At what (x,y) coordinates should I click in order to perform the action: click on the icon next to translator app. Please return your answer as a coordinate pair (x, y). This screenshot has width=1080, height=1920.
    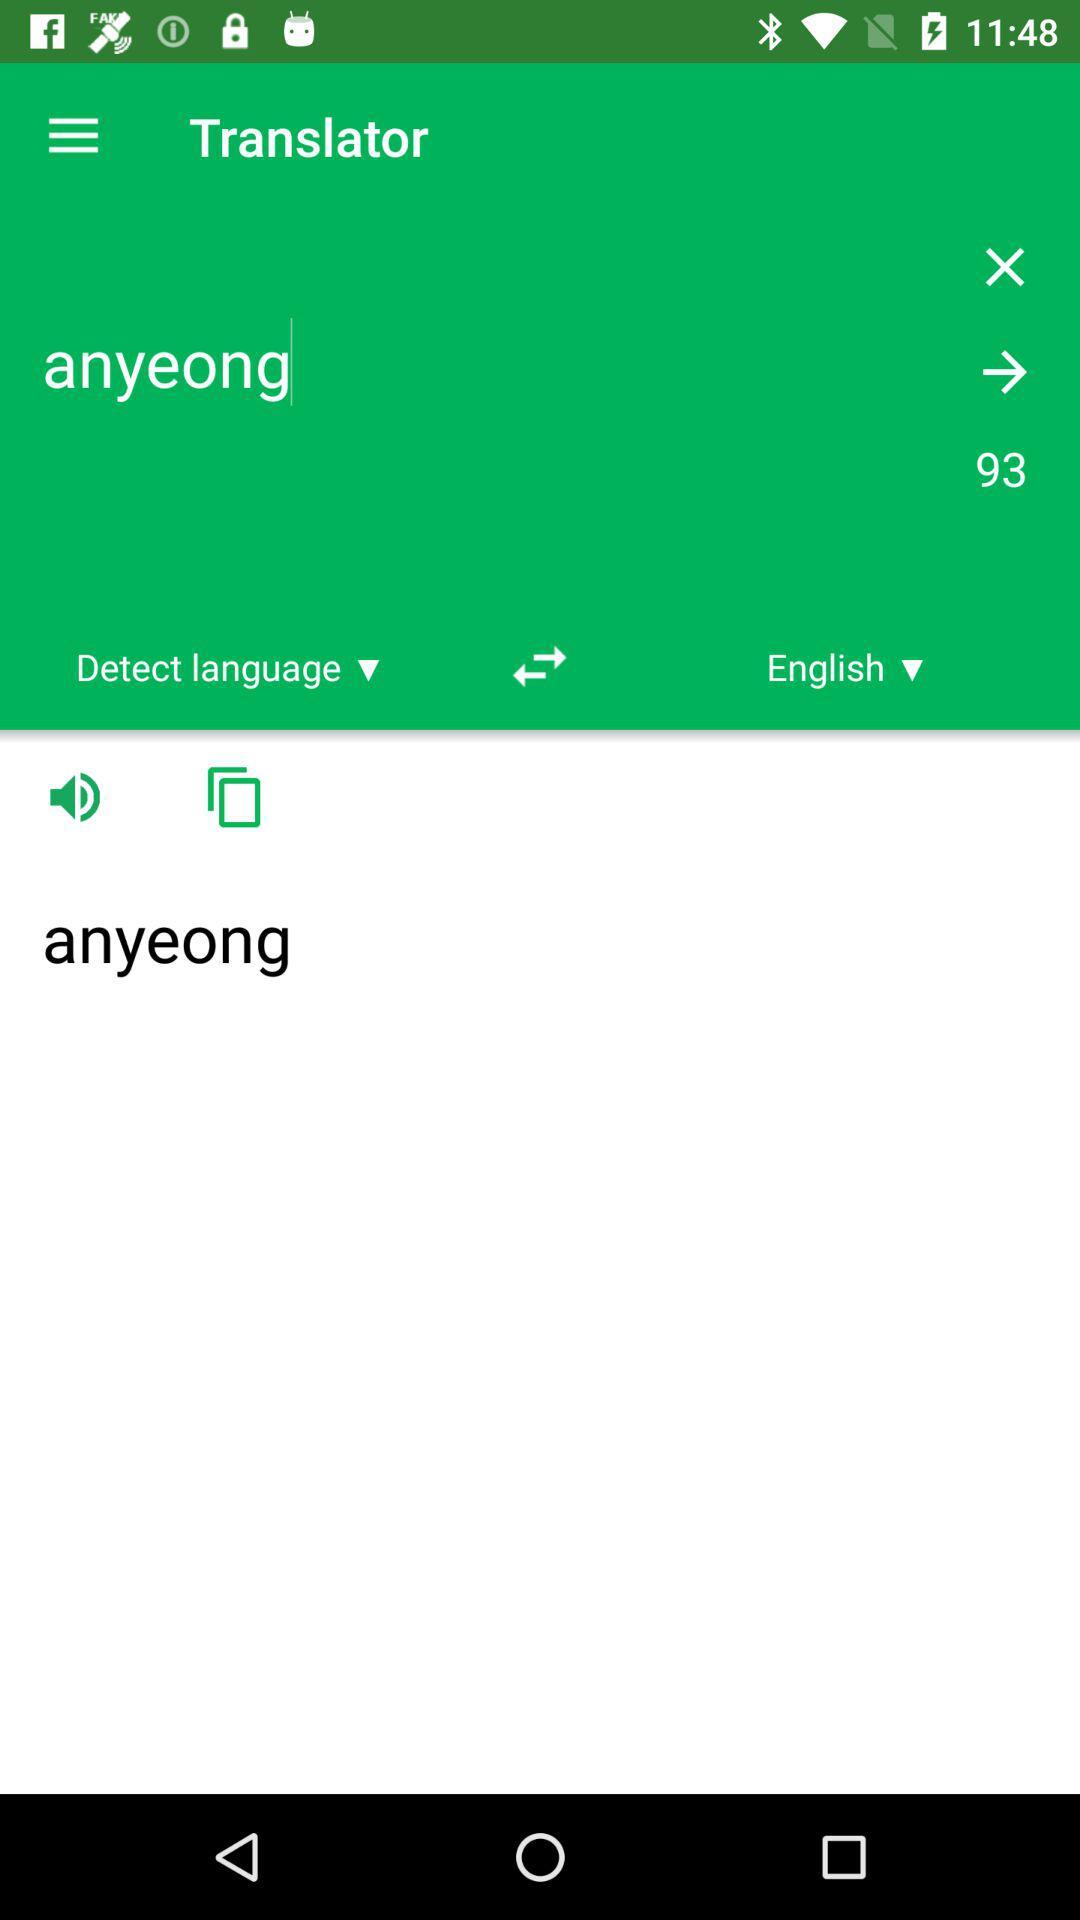
    Looking at the image, I should click on (72, 135).